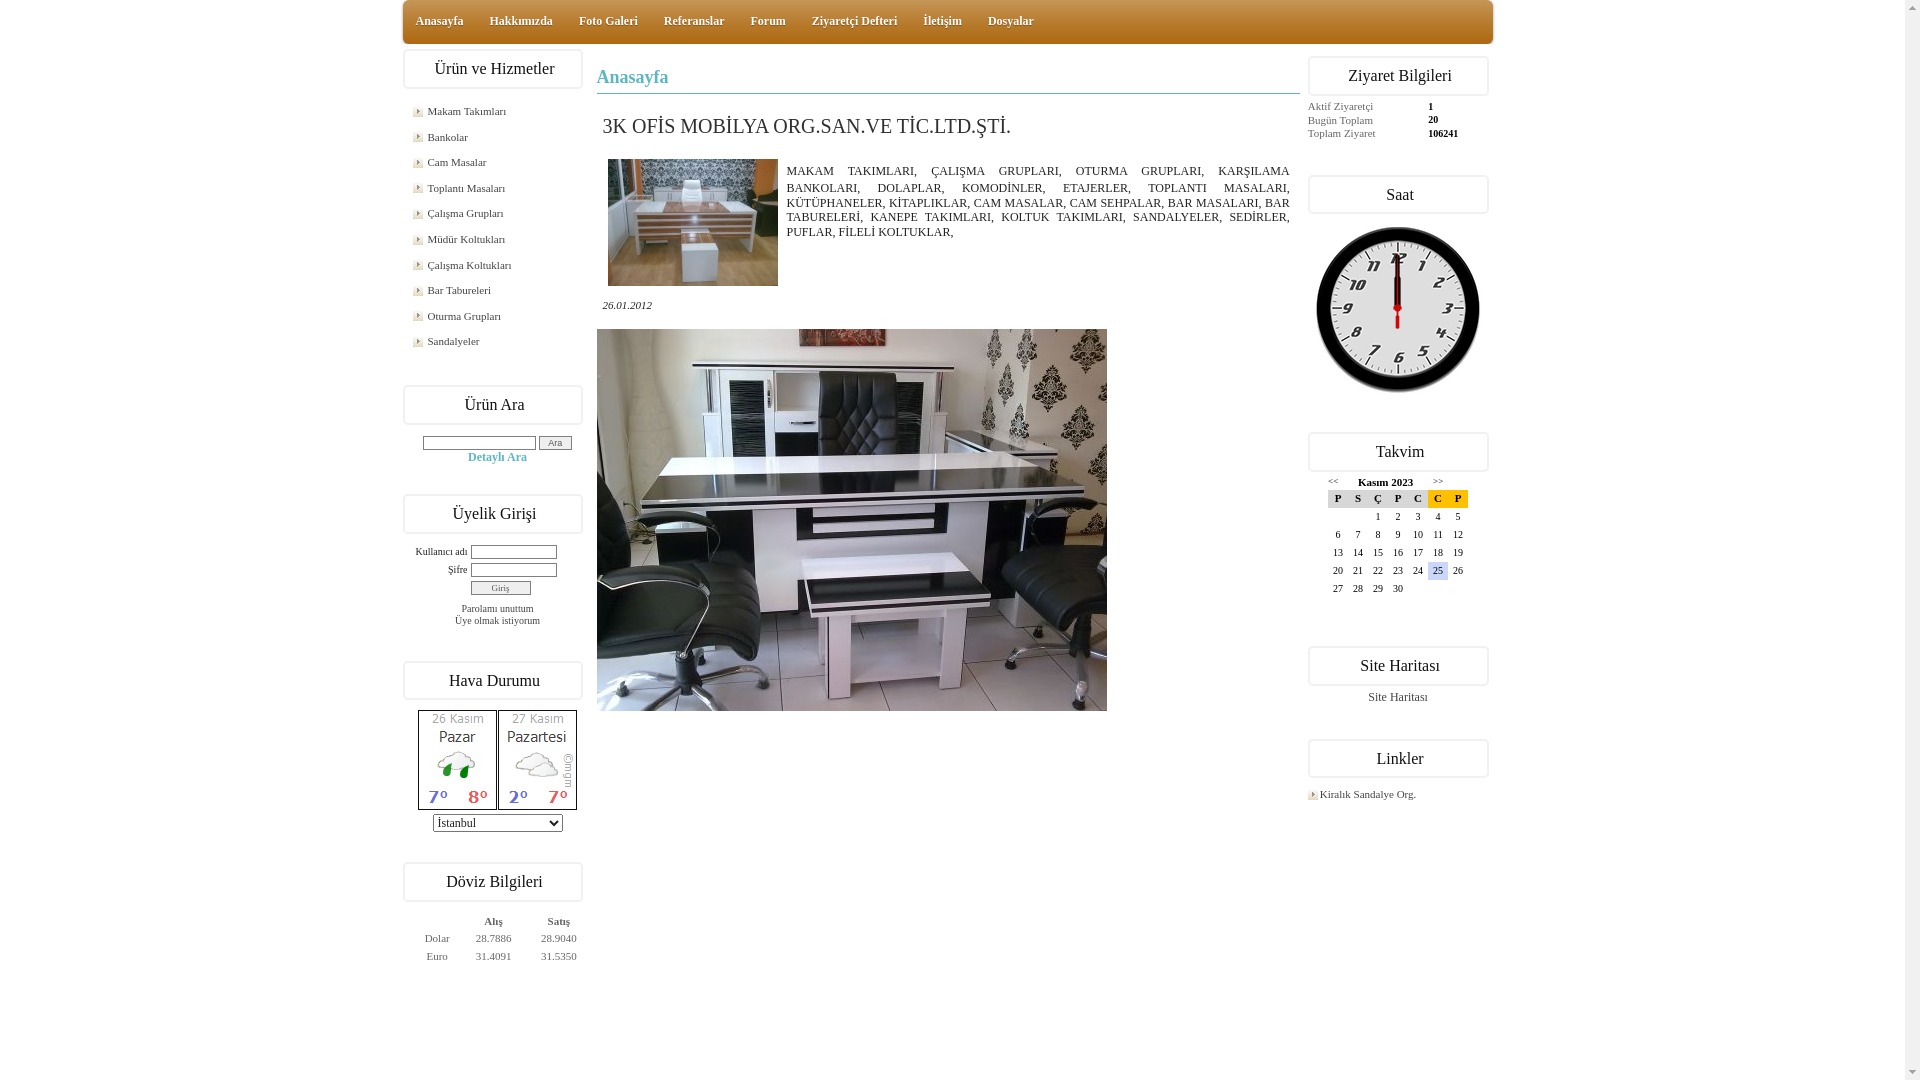 The image size is (1920, 1080). I want to click on '3', so click(1406, 515).